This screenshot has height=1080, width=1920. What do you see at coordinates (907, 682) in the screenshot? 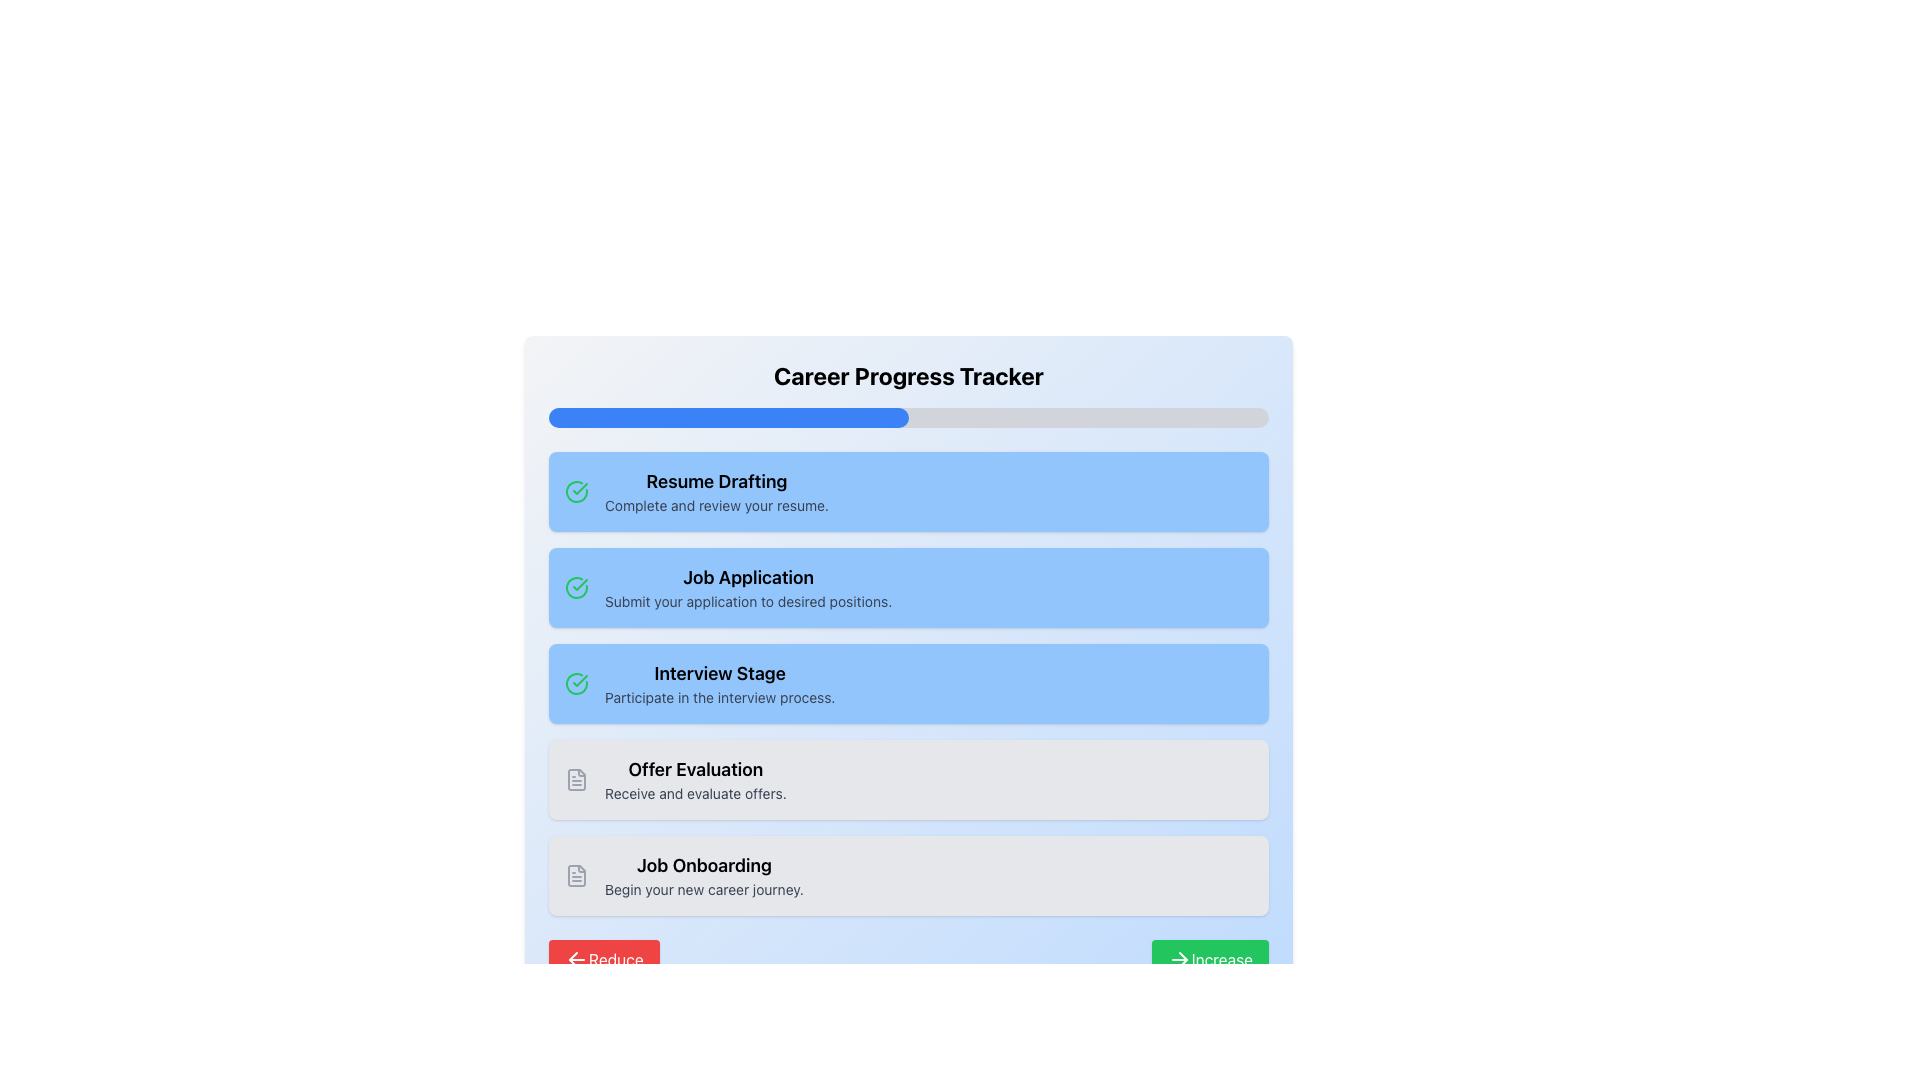
I see `the 'Interview Stage' descriptive card, which is the third item in the vertically stacked list of career progression stages, positioned between 'Job Application' and 'Offer Evaluation'` at bounding box center [907, 682].